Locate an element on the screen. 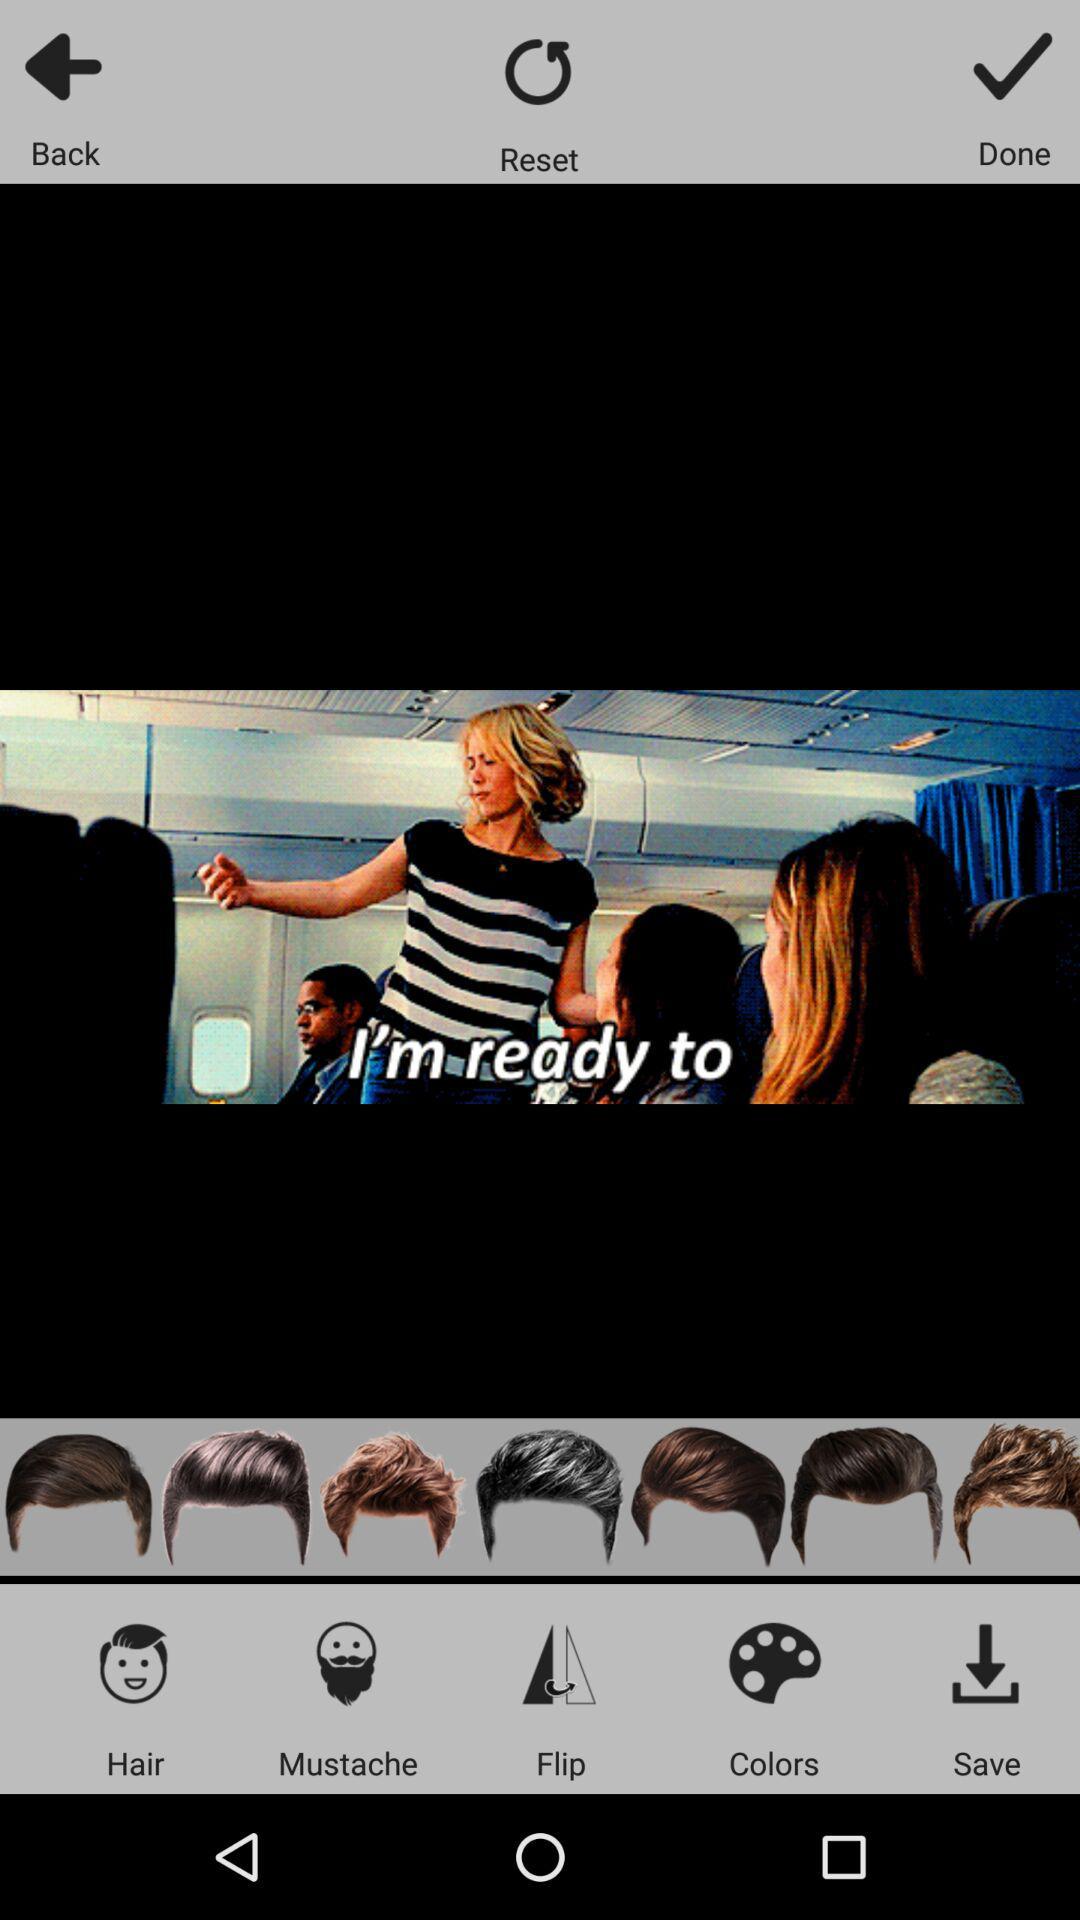 The height and width of the screenshot is (1920, 1080). flip photo is located at coordinates (560, 1662).